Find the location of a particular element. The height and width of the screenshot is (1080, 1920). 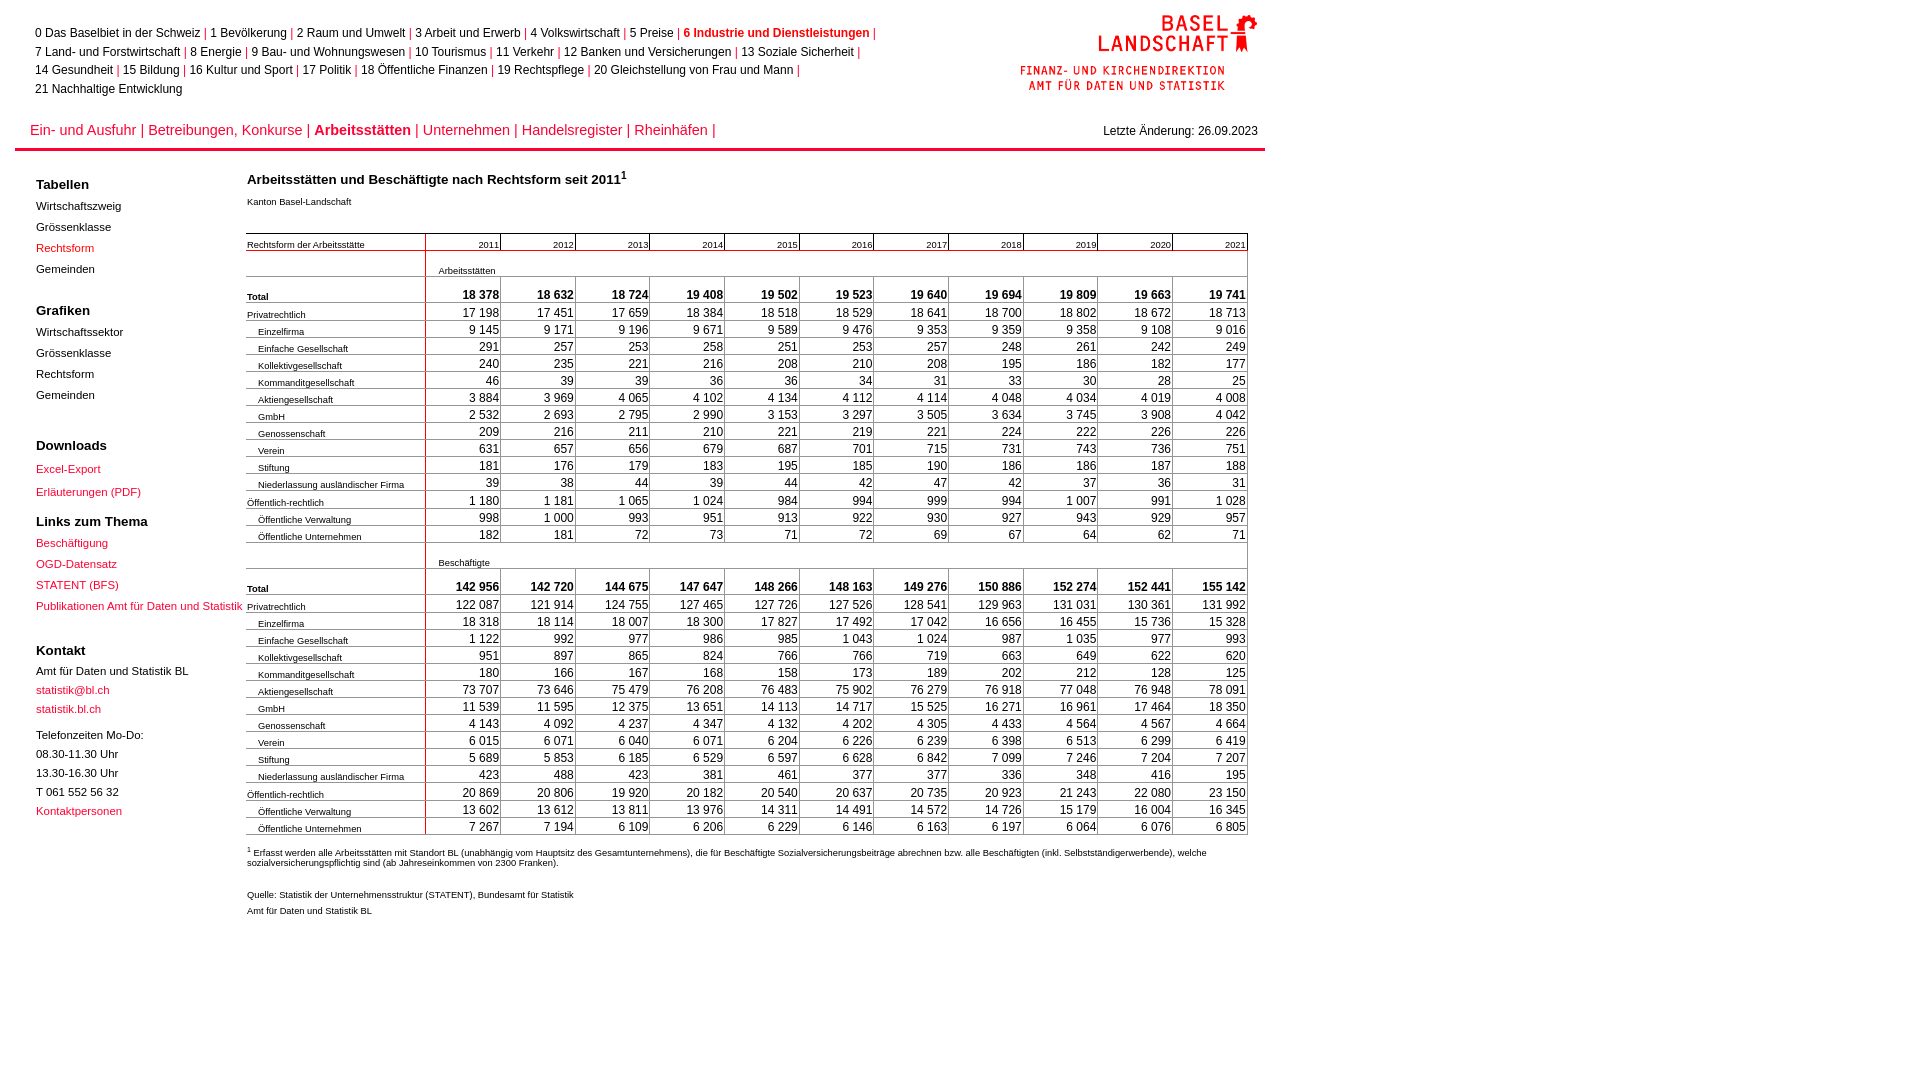

'0 Das Baselbiet in der Schweiz' is located at coordinates (116, 33).